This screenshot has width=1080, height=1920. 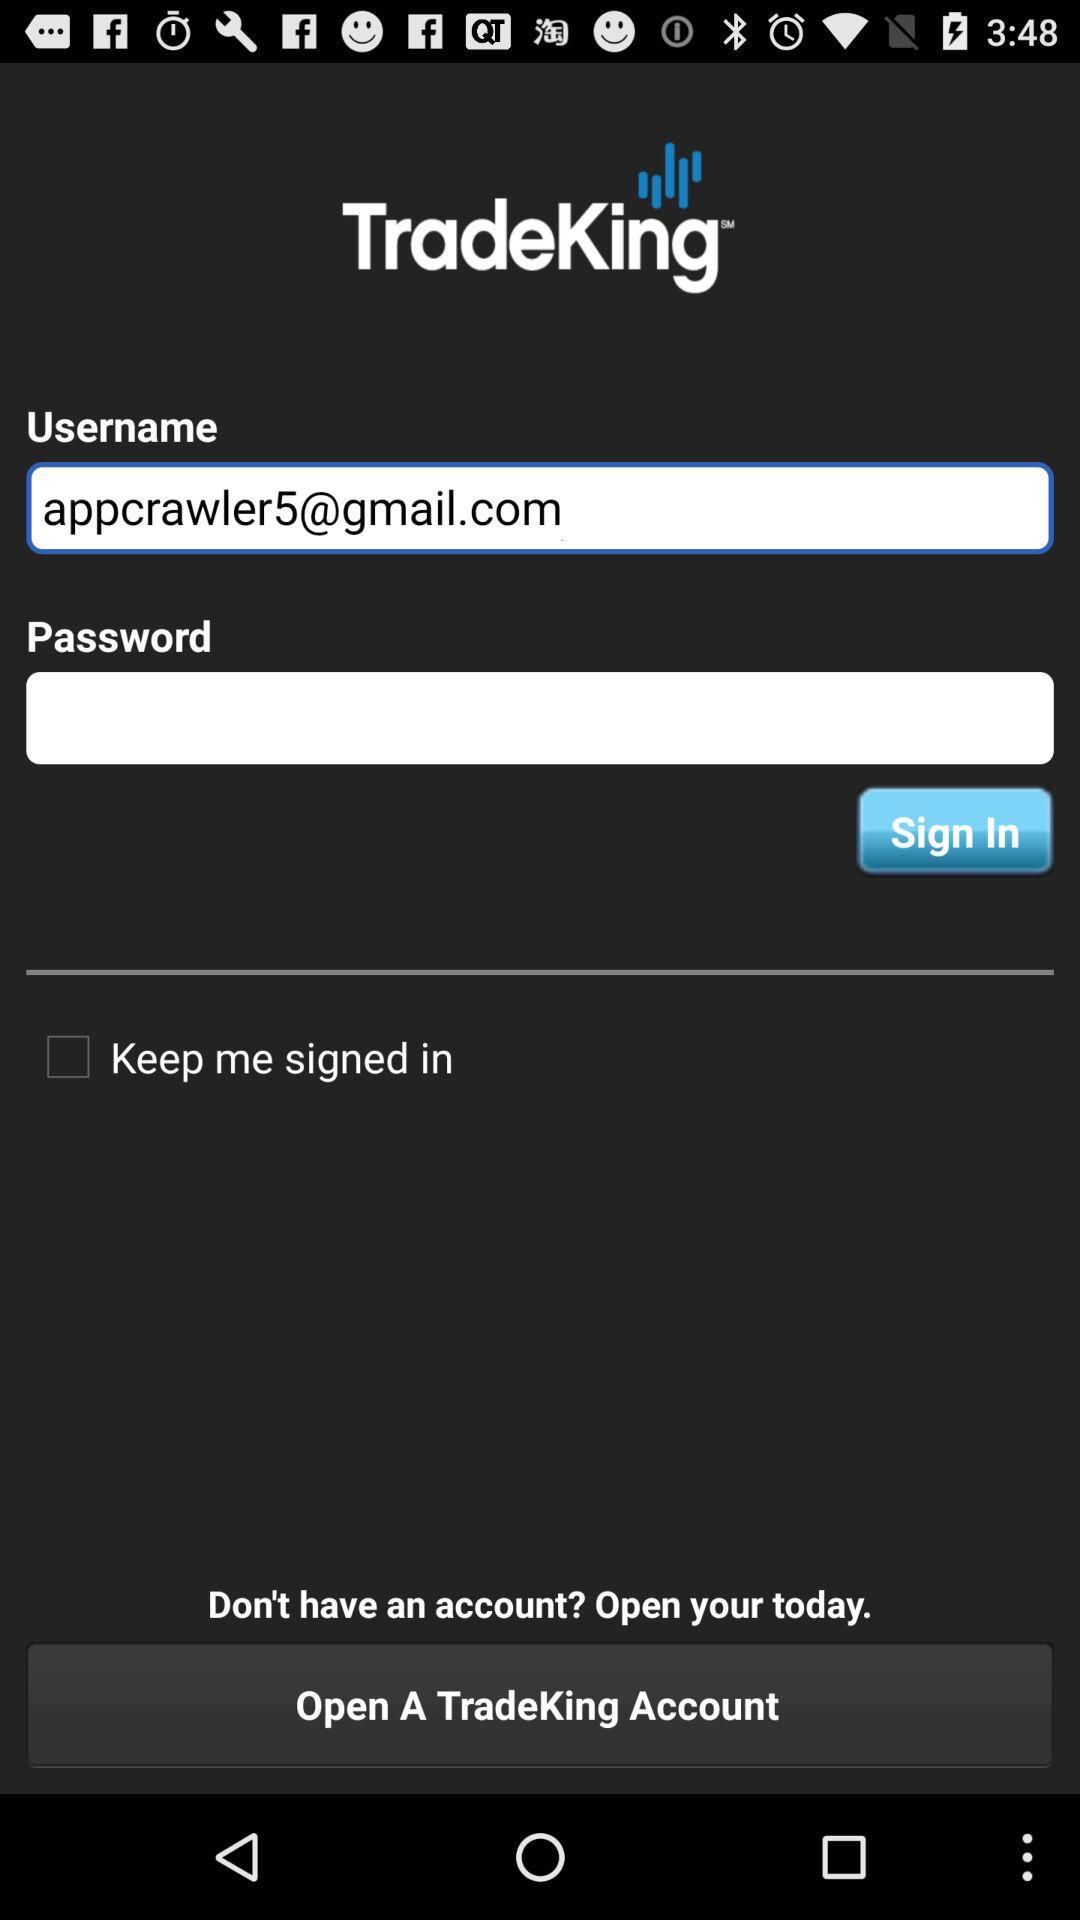 I want to click on sign in, so click(x=954, y=831).